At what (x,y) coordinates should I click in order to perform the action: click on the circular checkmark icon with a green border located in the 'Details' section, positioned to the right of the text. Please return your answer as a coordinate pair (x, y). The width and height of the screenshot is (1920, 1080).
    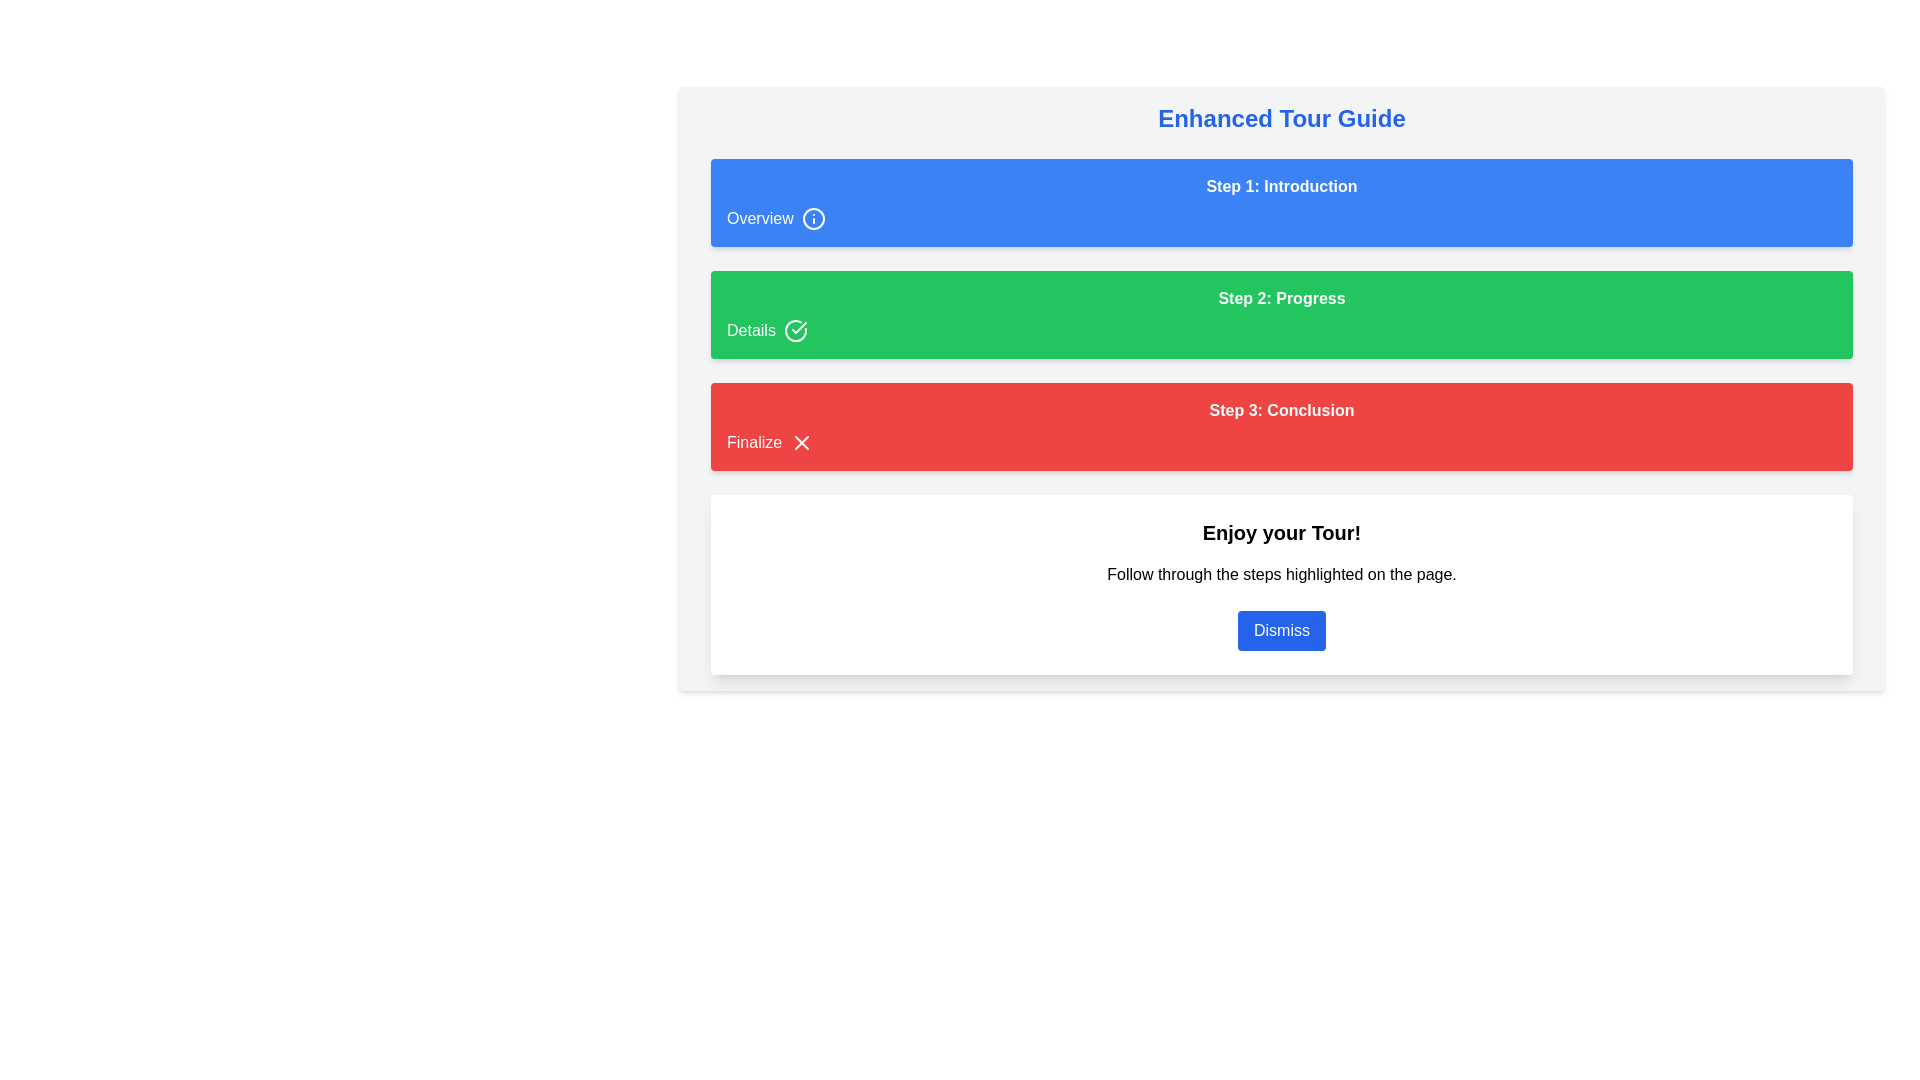
    Looking at the image, I should click on (794, 330).